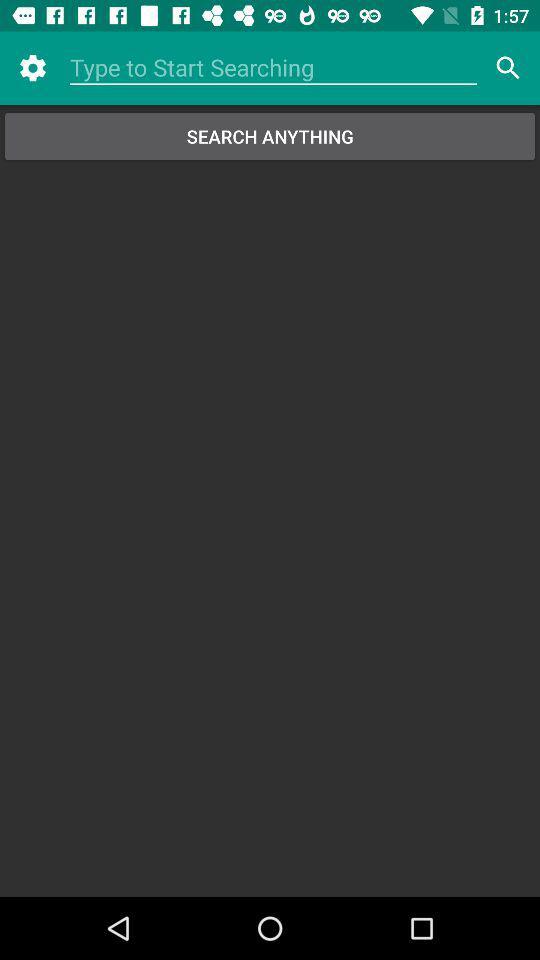 The height and width of the screenshot is (960, 540). Describe the element at coordinates (31, 68) in the screenshot. I see `the settings icon` at that location.